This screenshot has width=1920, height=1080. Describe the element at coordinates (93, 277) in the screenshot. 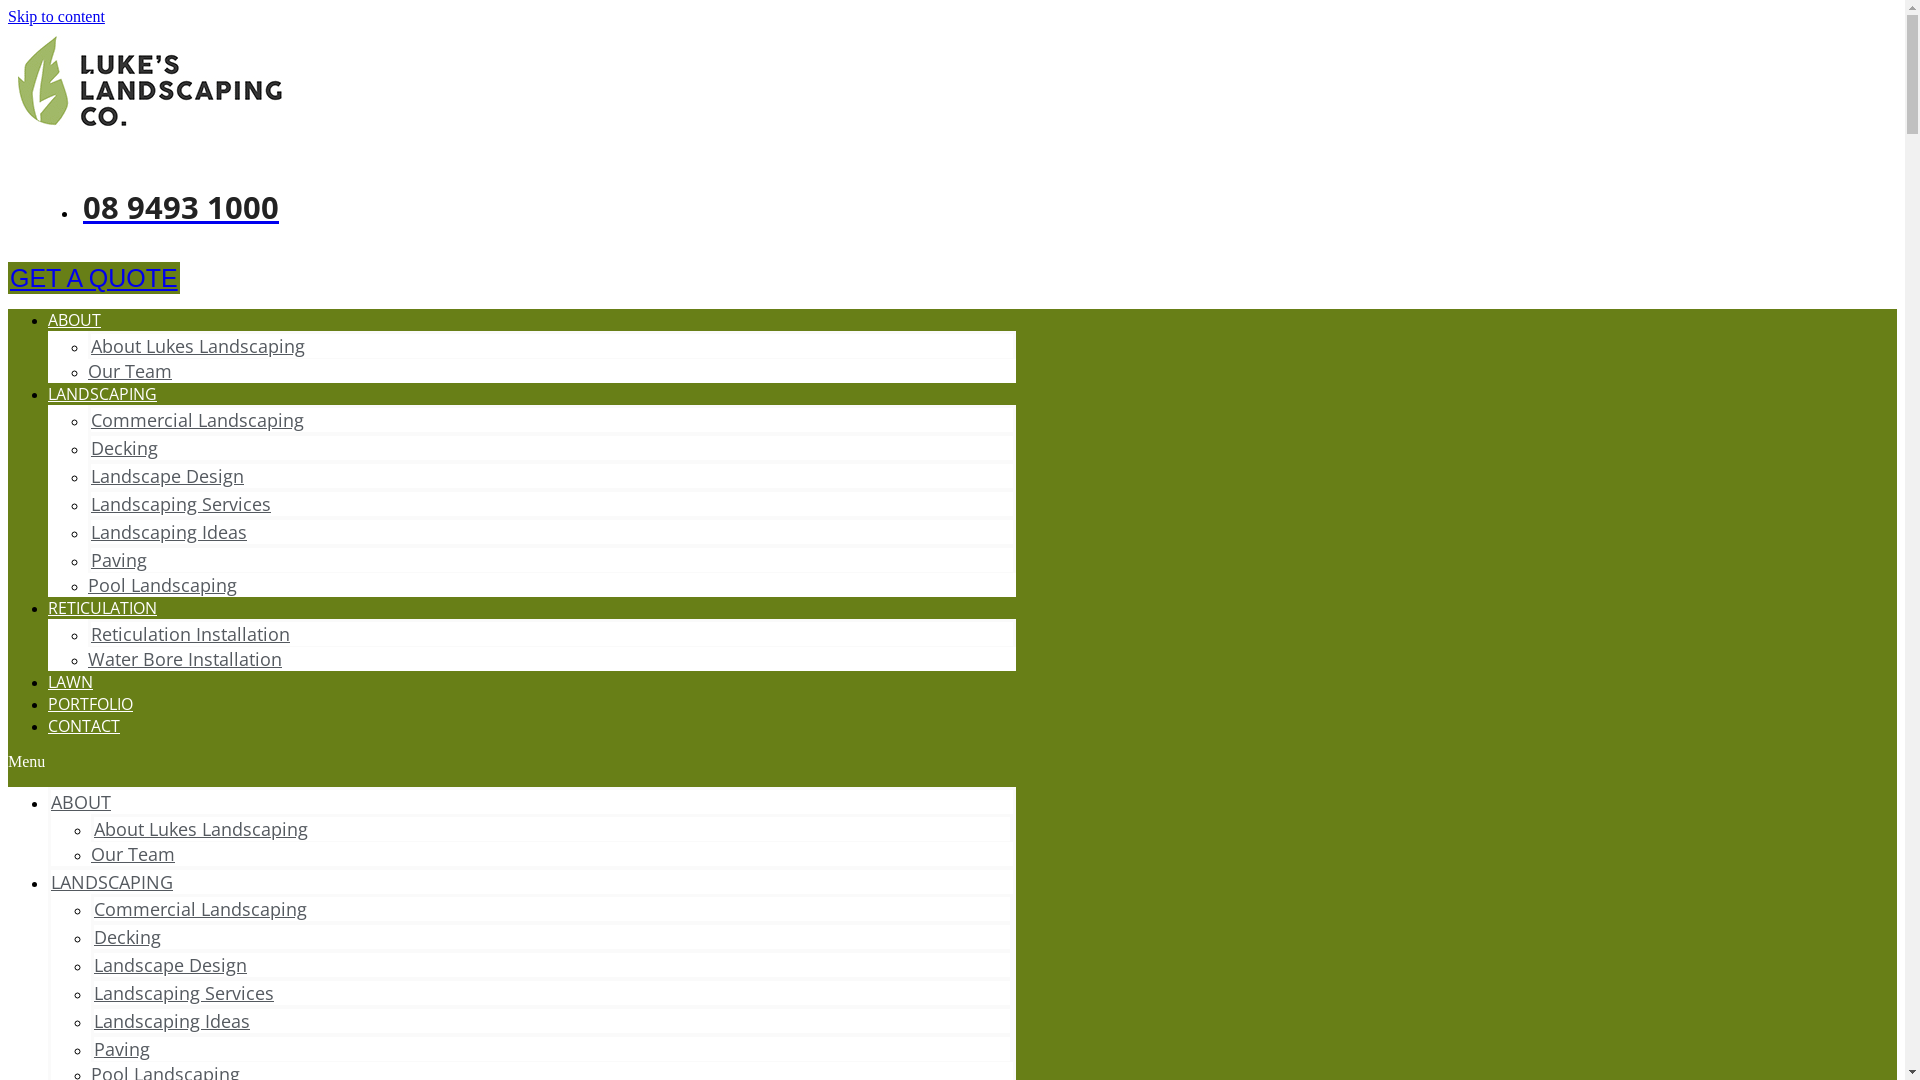

I see `'GET A QUOTE'` at that location.